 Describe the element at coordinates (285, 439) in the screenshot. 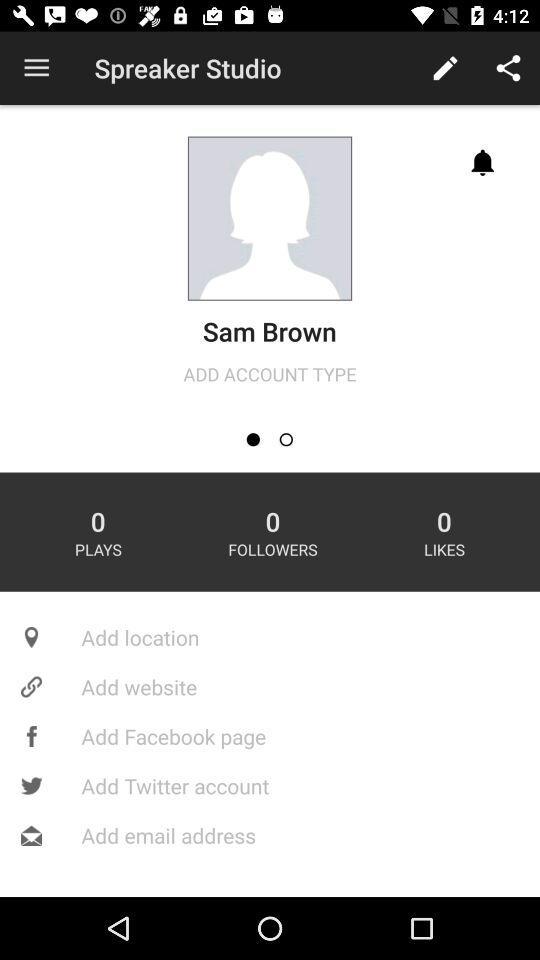

I see `change account` at that location.